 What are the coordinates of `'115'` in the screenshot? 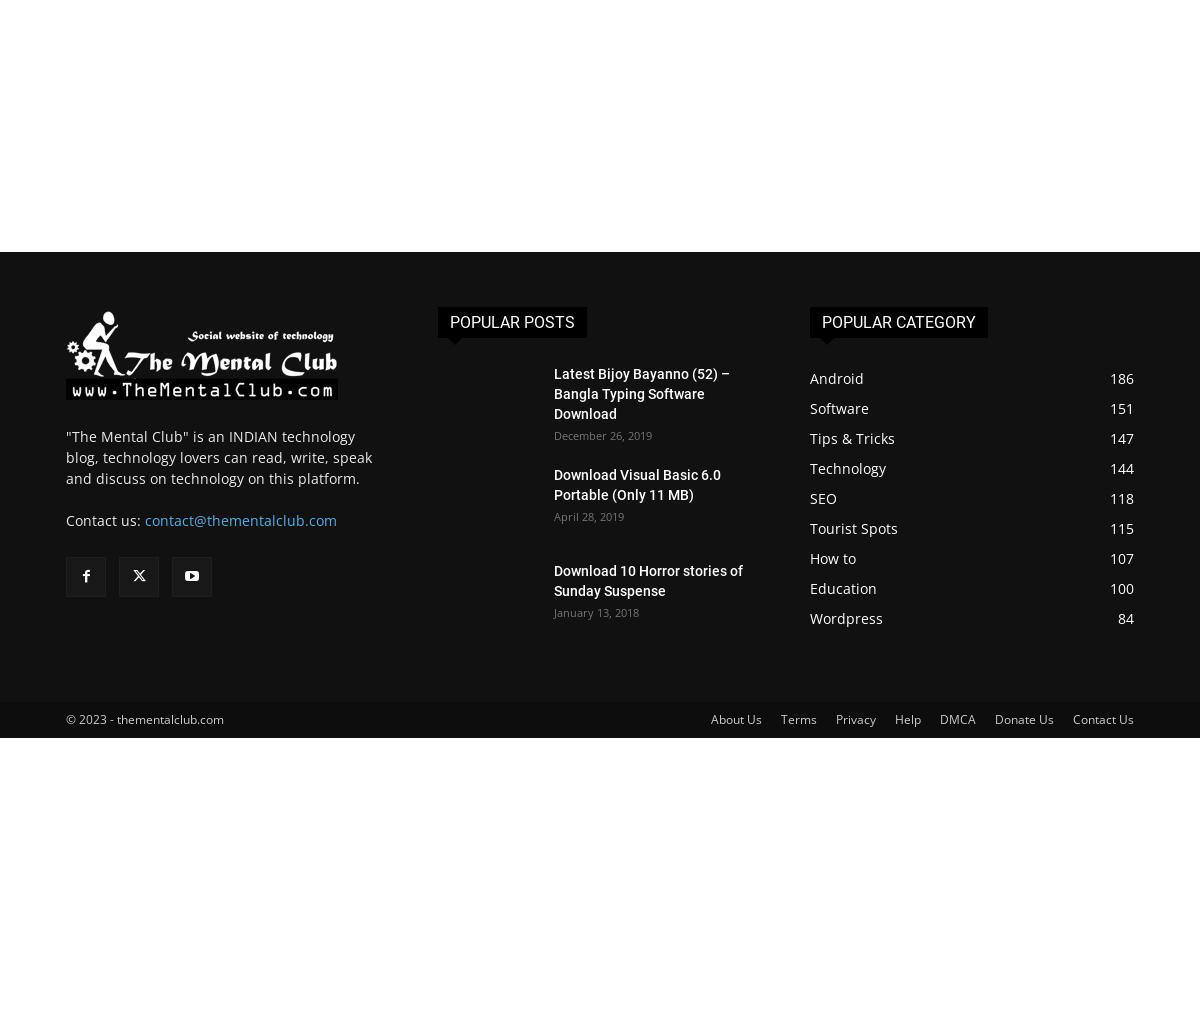 It's located at (1121, 526).